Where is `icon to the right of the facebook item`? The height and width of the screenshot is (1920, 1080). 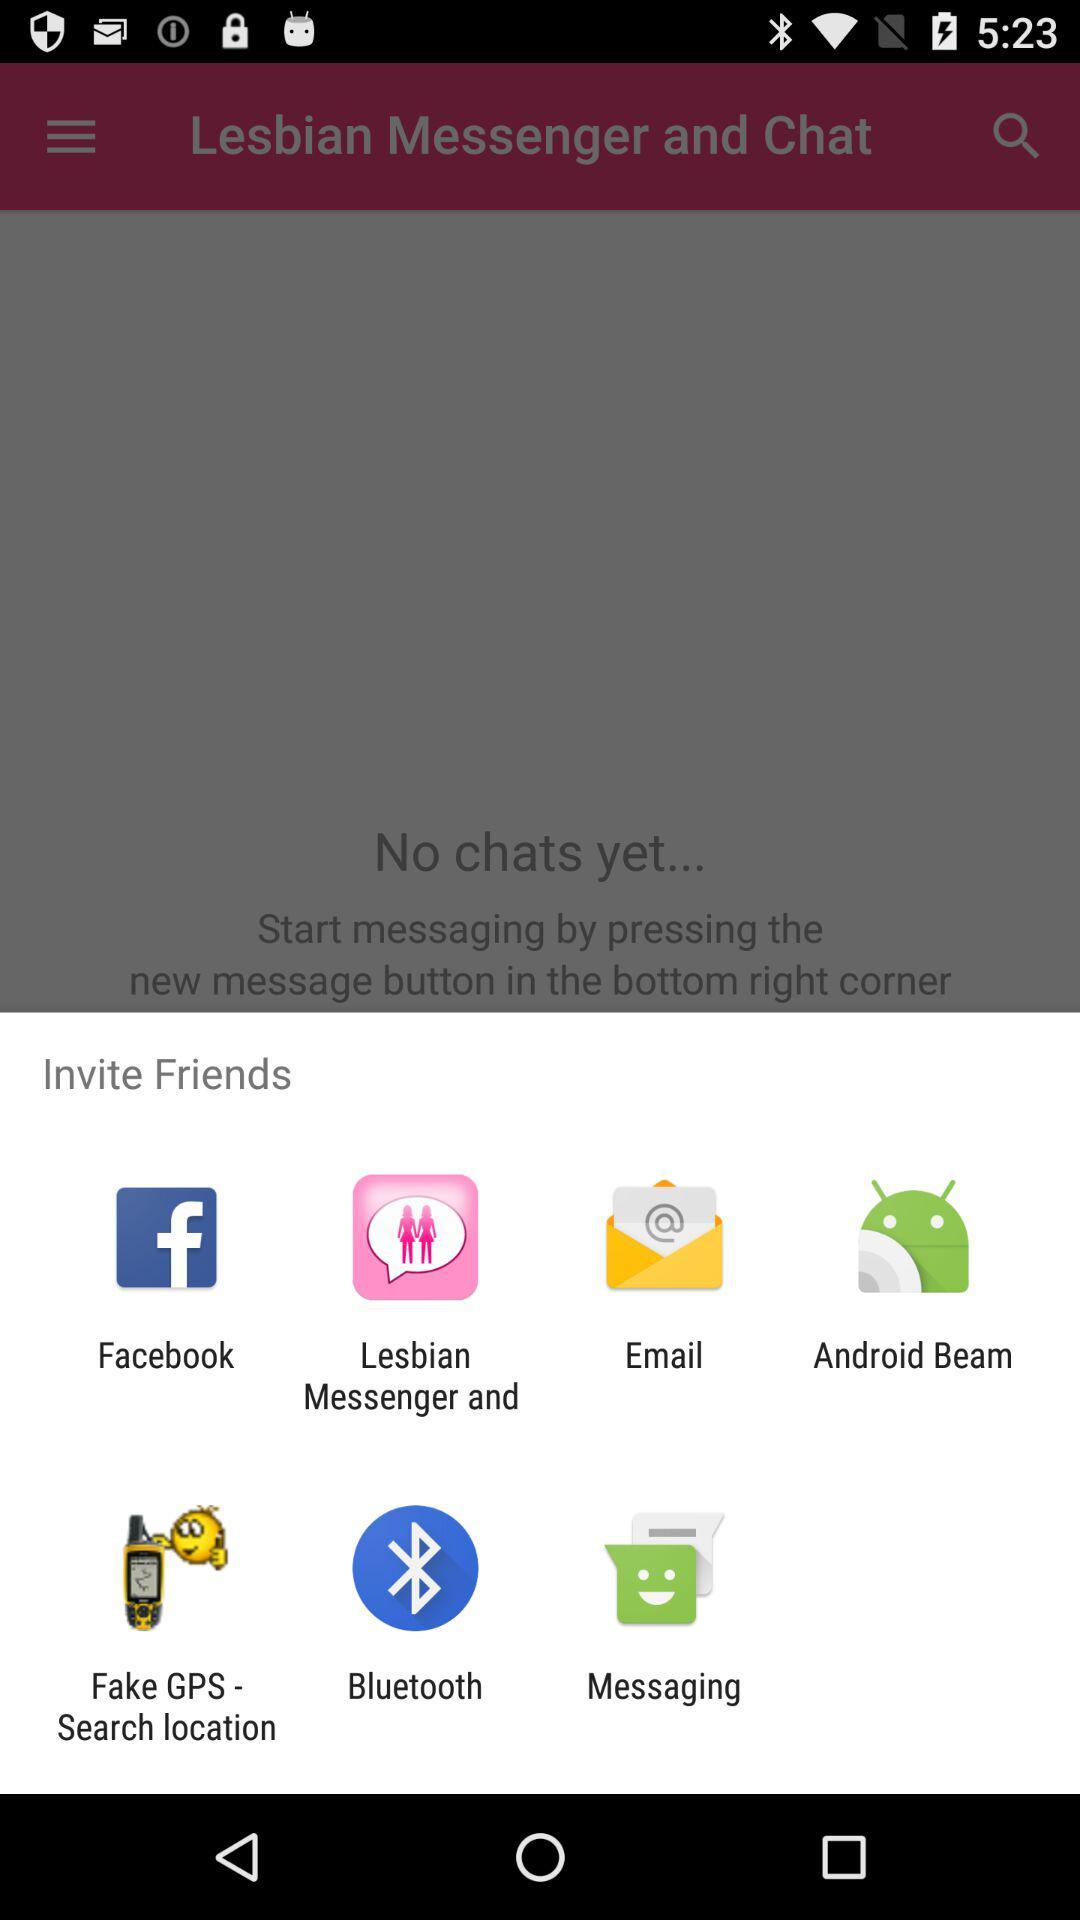 icon to the right of the facebook item is located at coordinates (414, 1374).